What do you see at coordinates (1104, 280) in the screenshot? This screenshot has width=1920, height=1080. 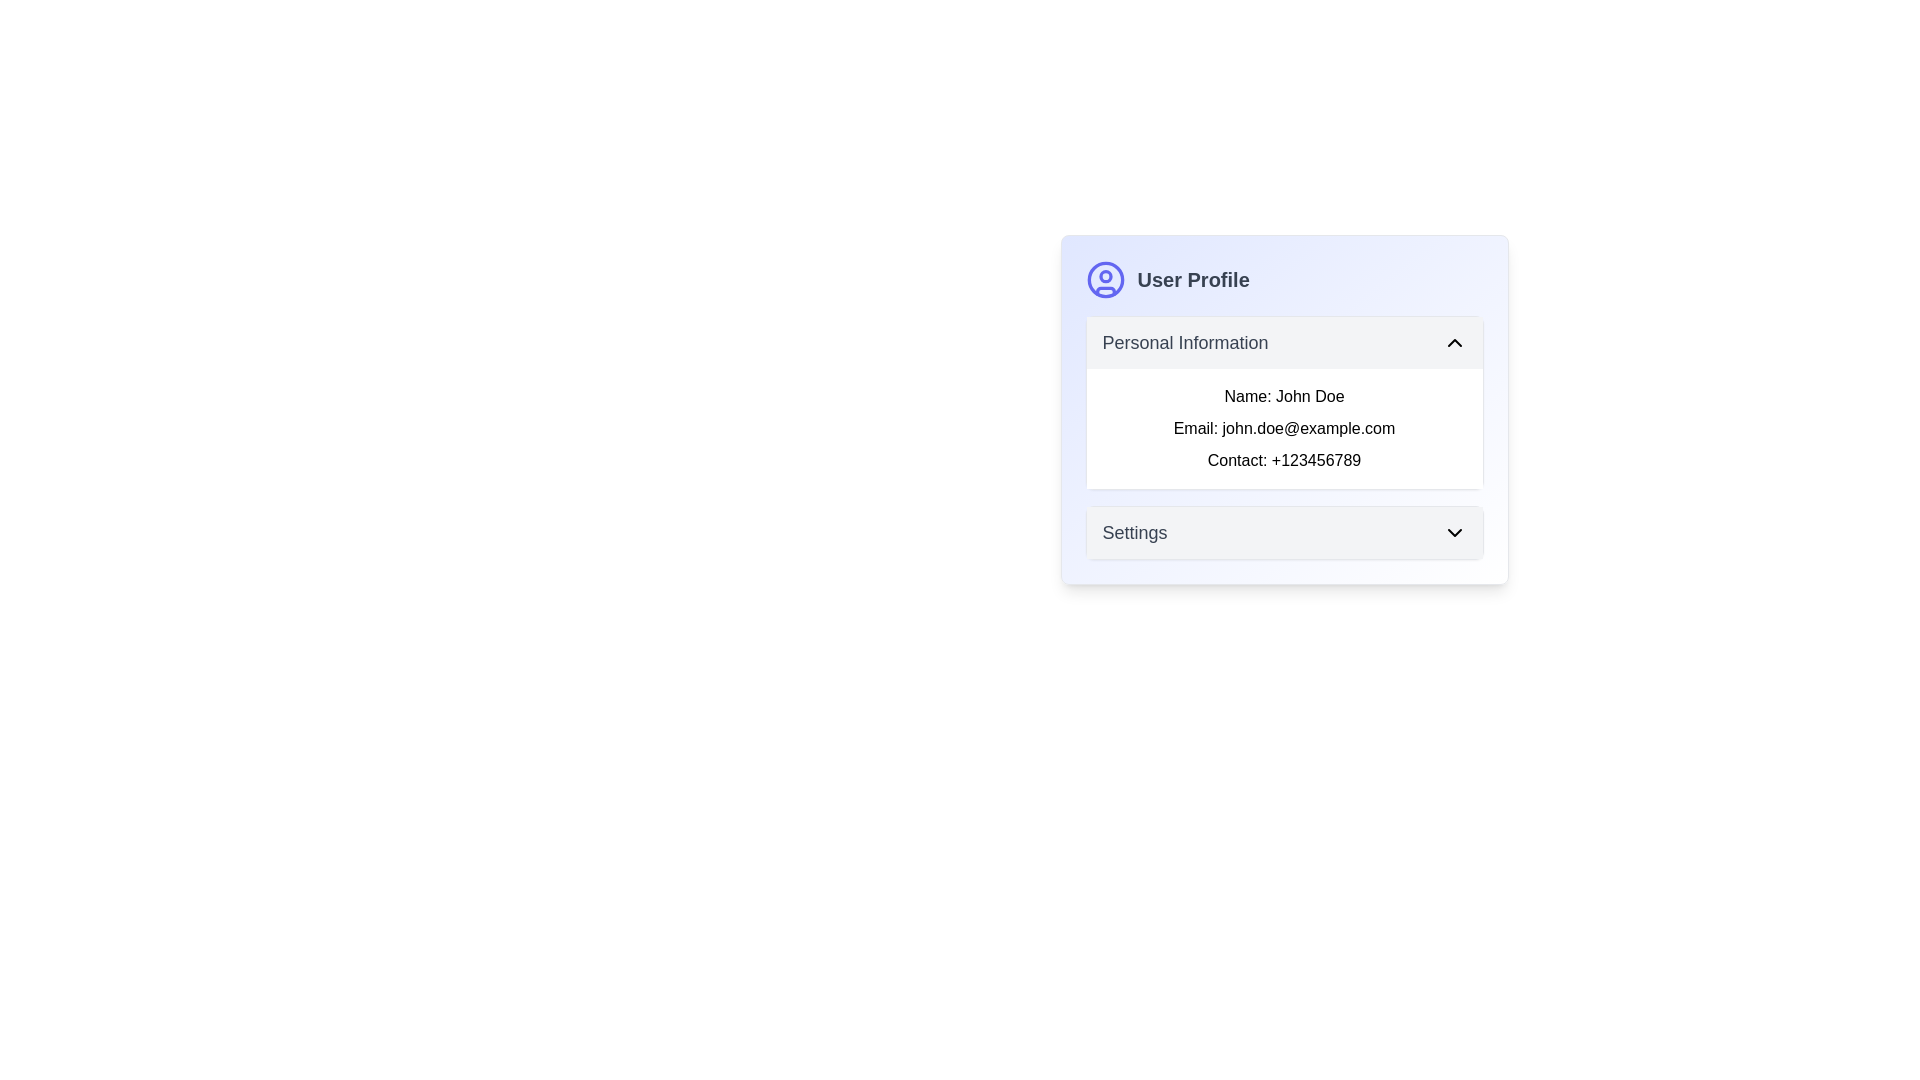 I see `the blue circular stroke element of the user avatar icon, which outlines the larger circle of the icon within the SVG representation` at bounding box center [1104, 280].